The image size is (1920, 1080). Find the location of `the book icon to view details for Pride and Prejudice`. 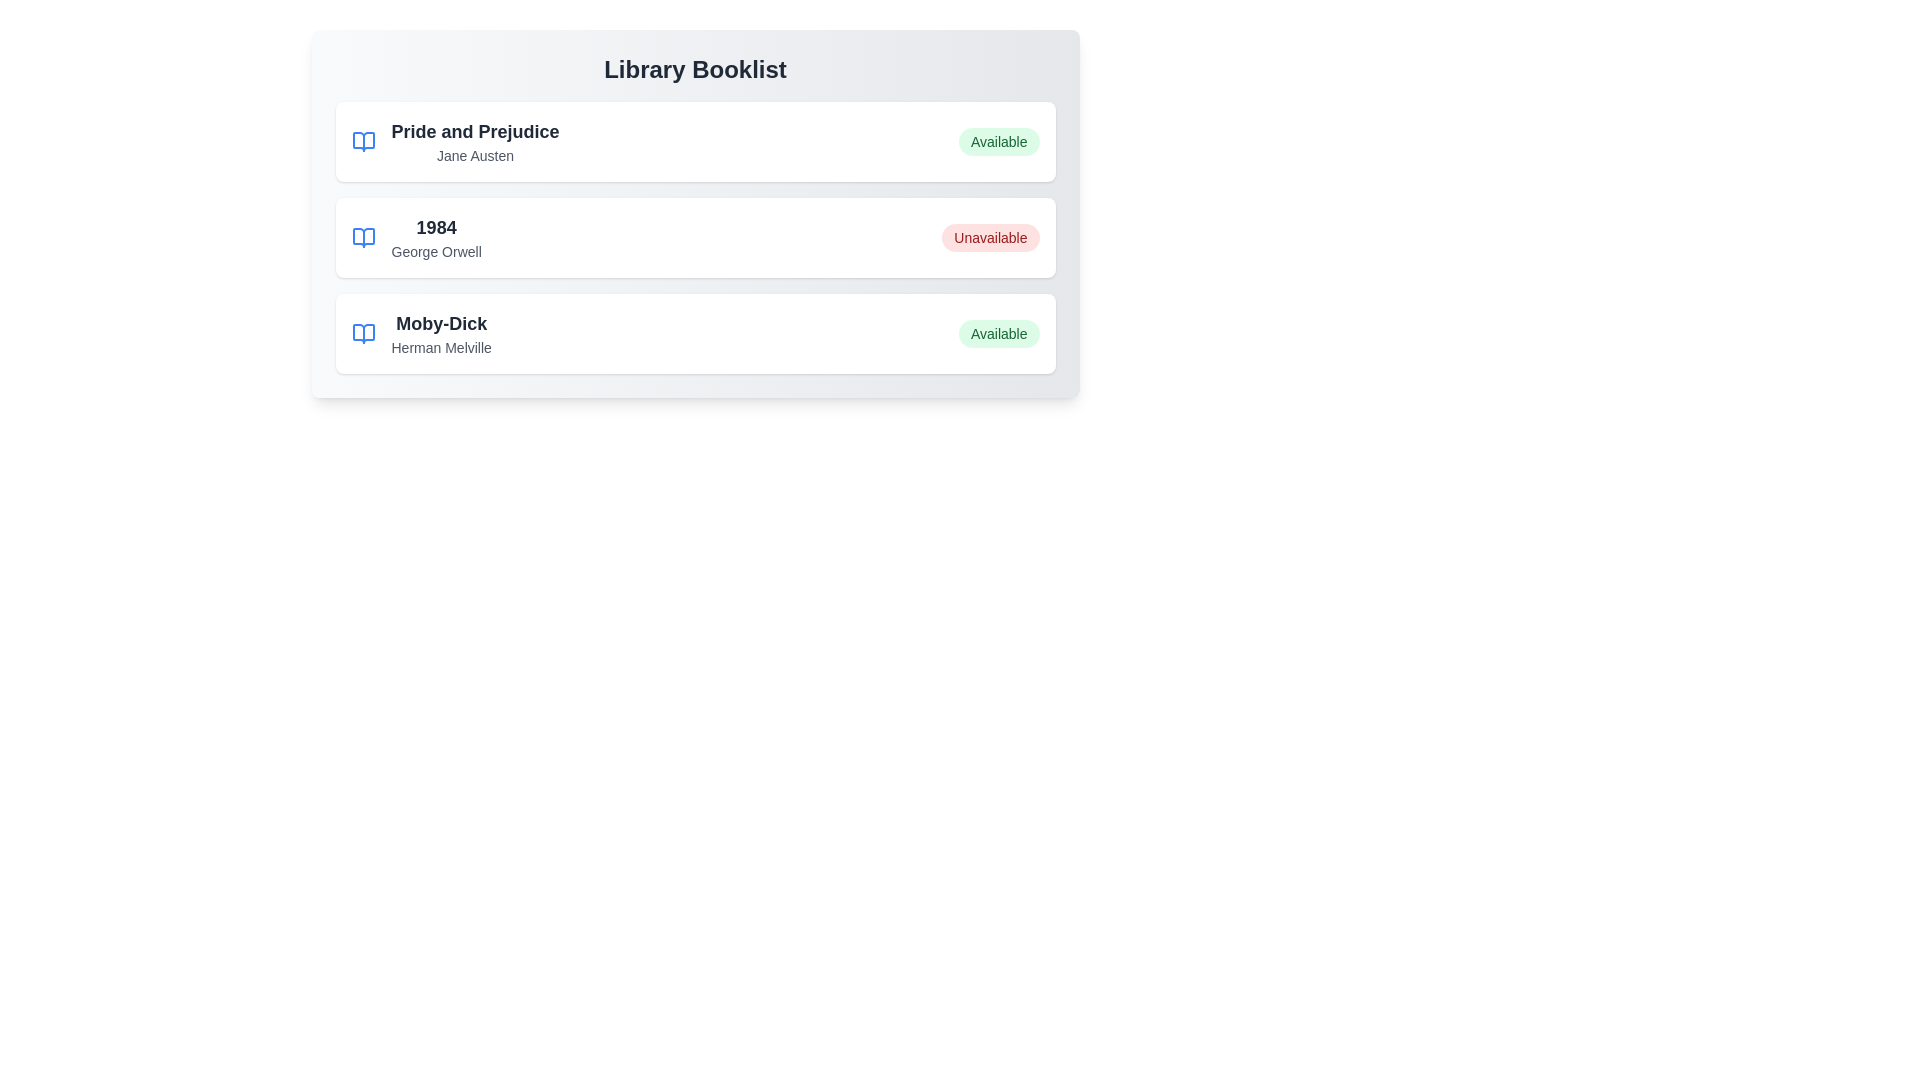

the book icon to view details for Pride and Prejudice is located at coordinates (363, 141).